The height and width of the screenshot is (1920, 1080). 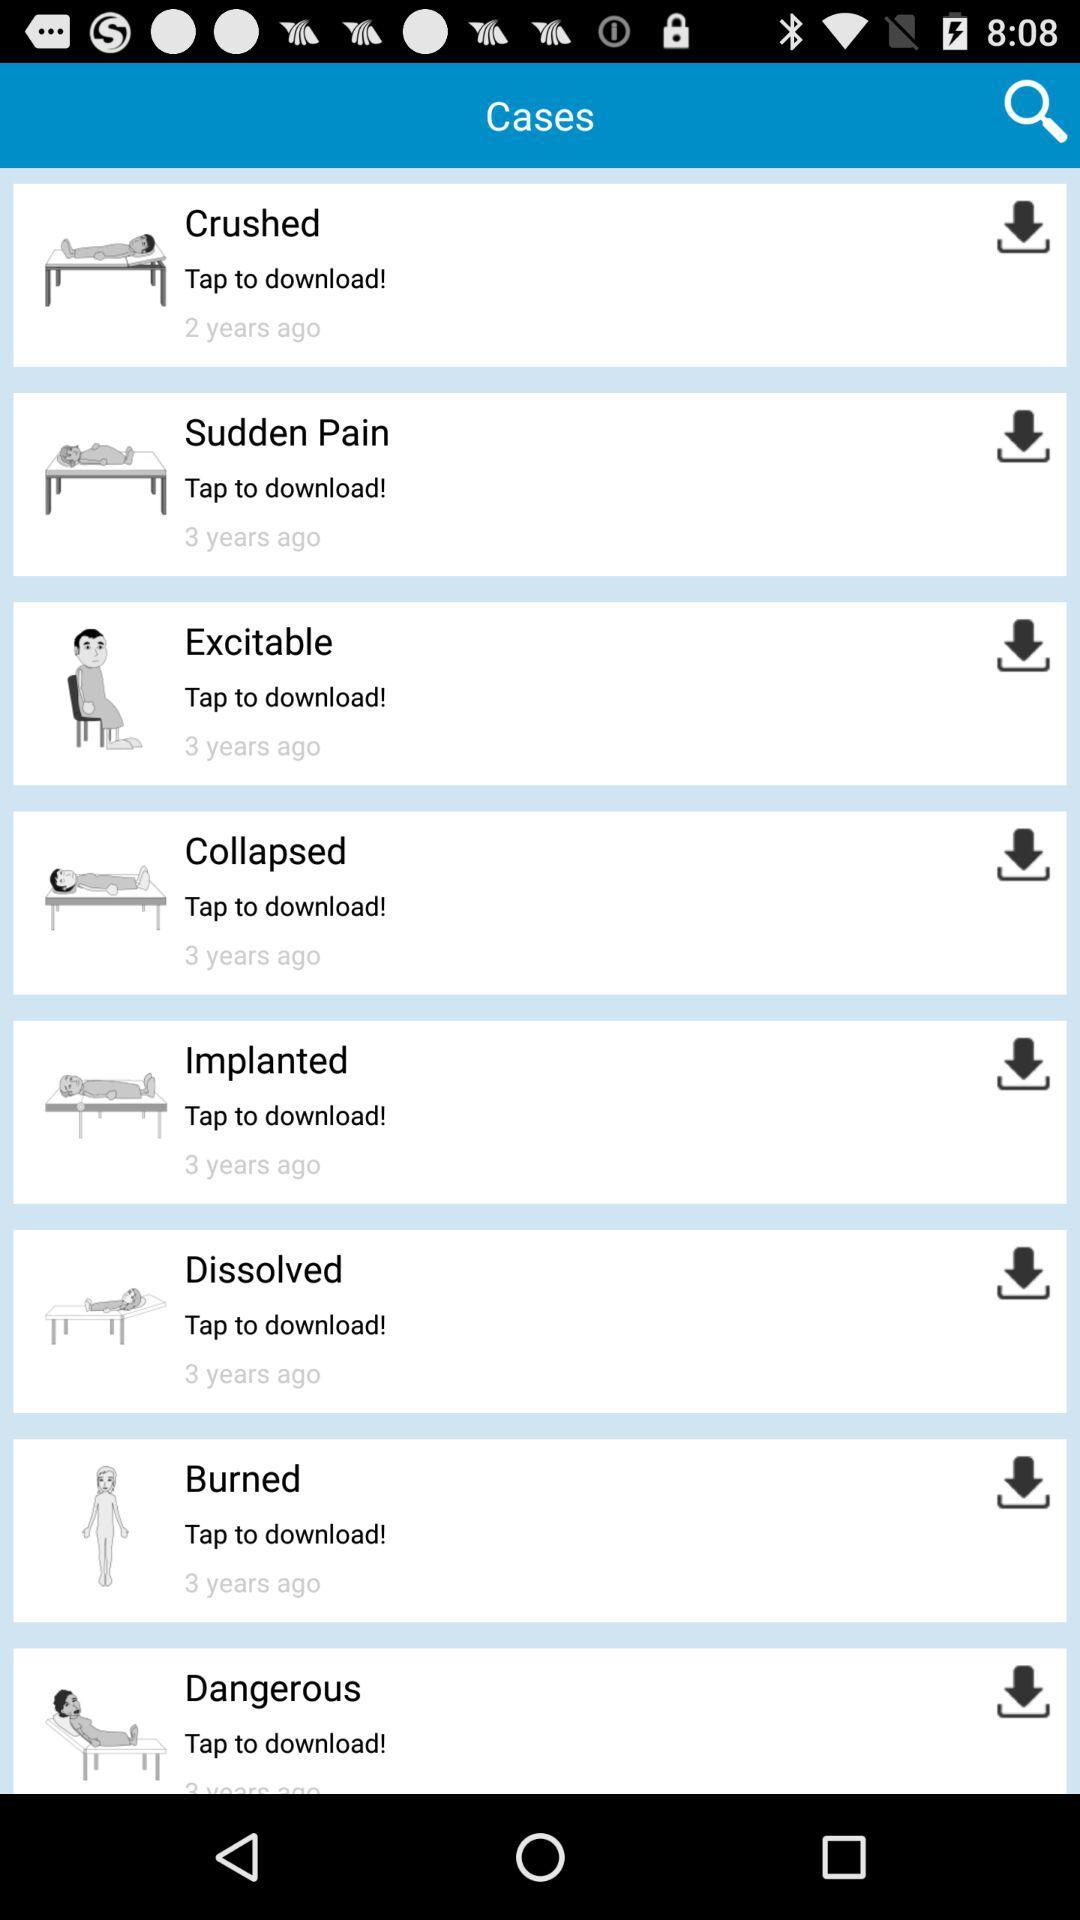 What do you see at coordinates (273, 1685) in the screenshot?
I see `the icon above tap to download! icon` at bounding box center [273, 1685].